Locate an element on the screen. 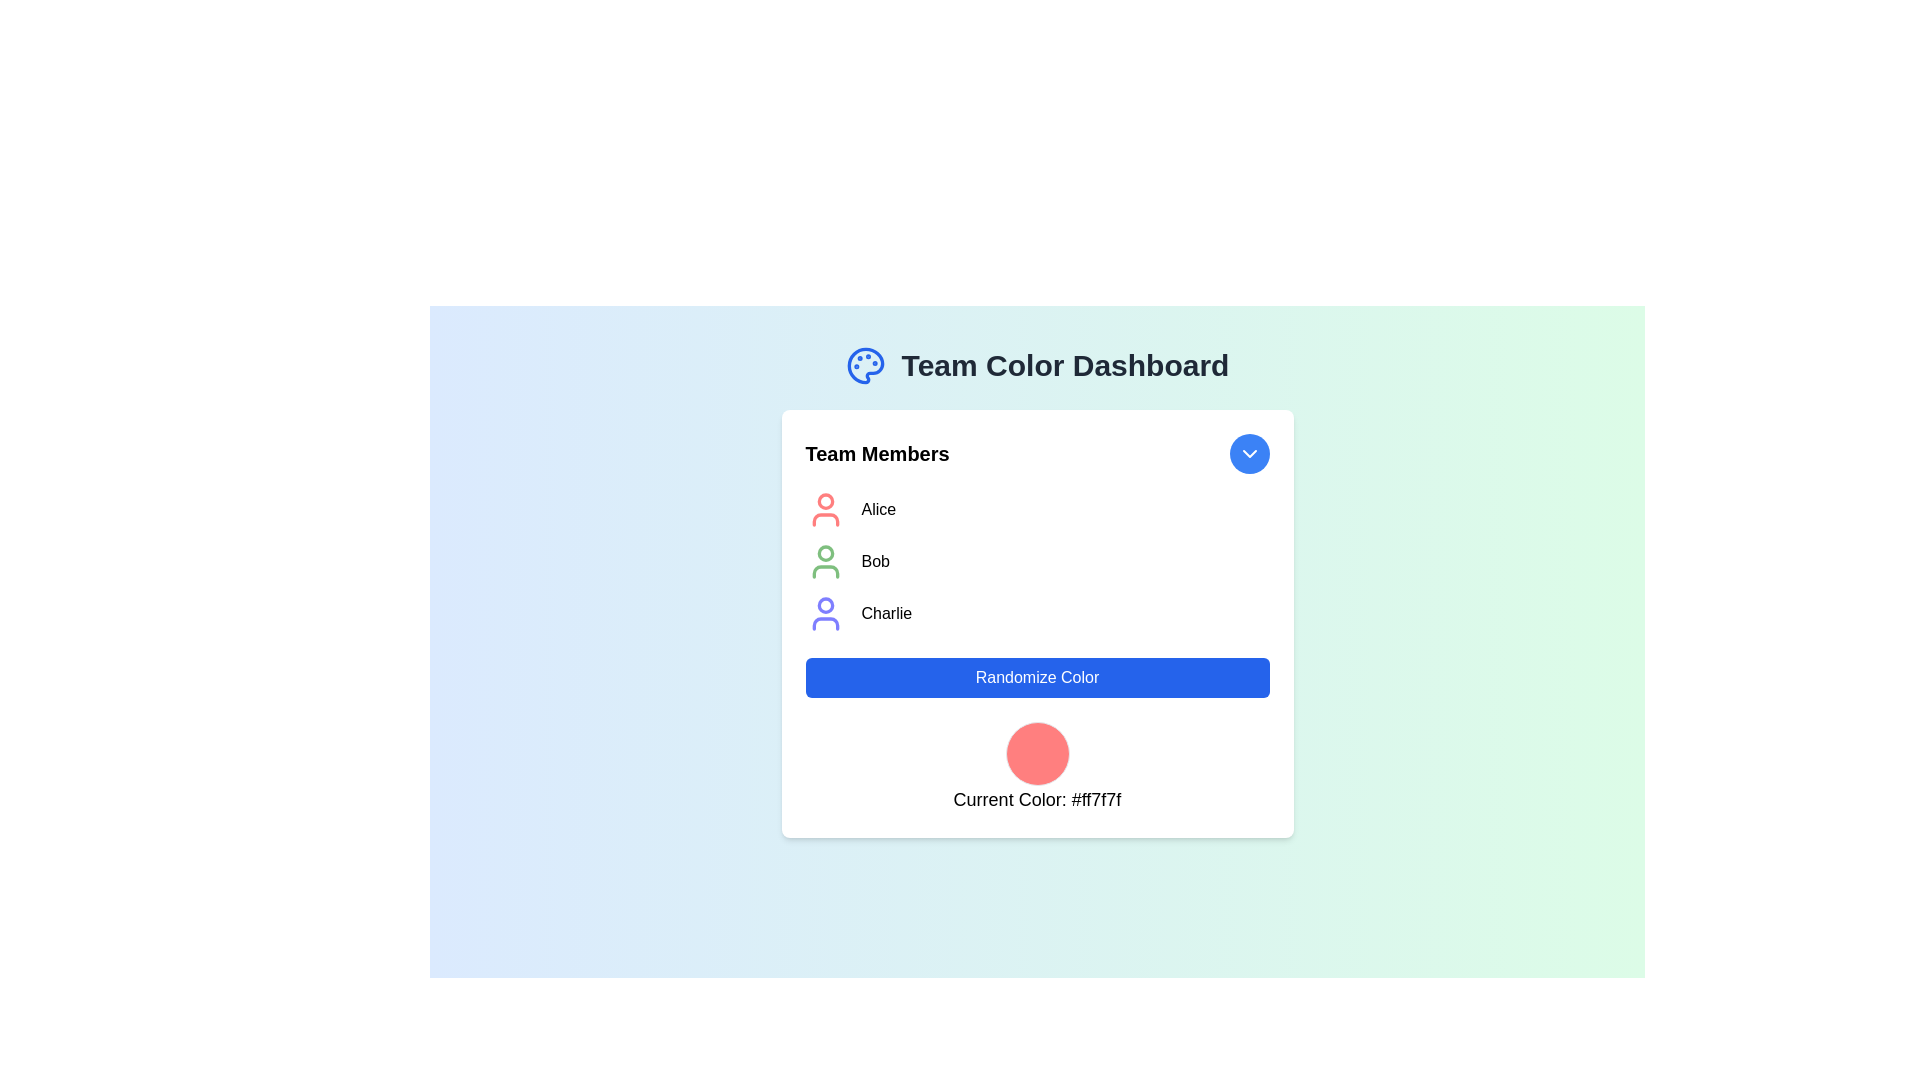 This screenshot has height=1080, width=1920. the Header with icon that identifies the purpose of the dashboard for managing team colors, positioned at the topmost component within the main card is located at coordinates (1037, 366).